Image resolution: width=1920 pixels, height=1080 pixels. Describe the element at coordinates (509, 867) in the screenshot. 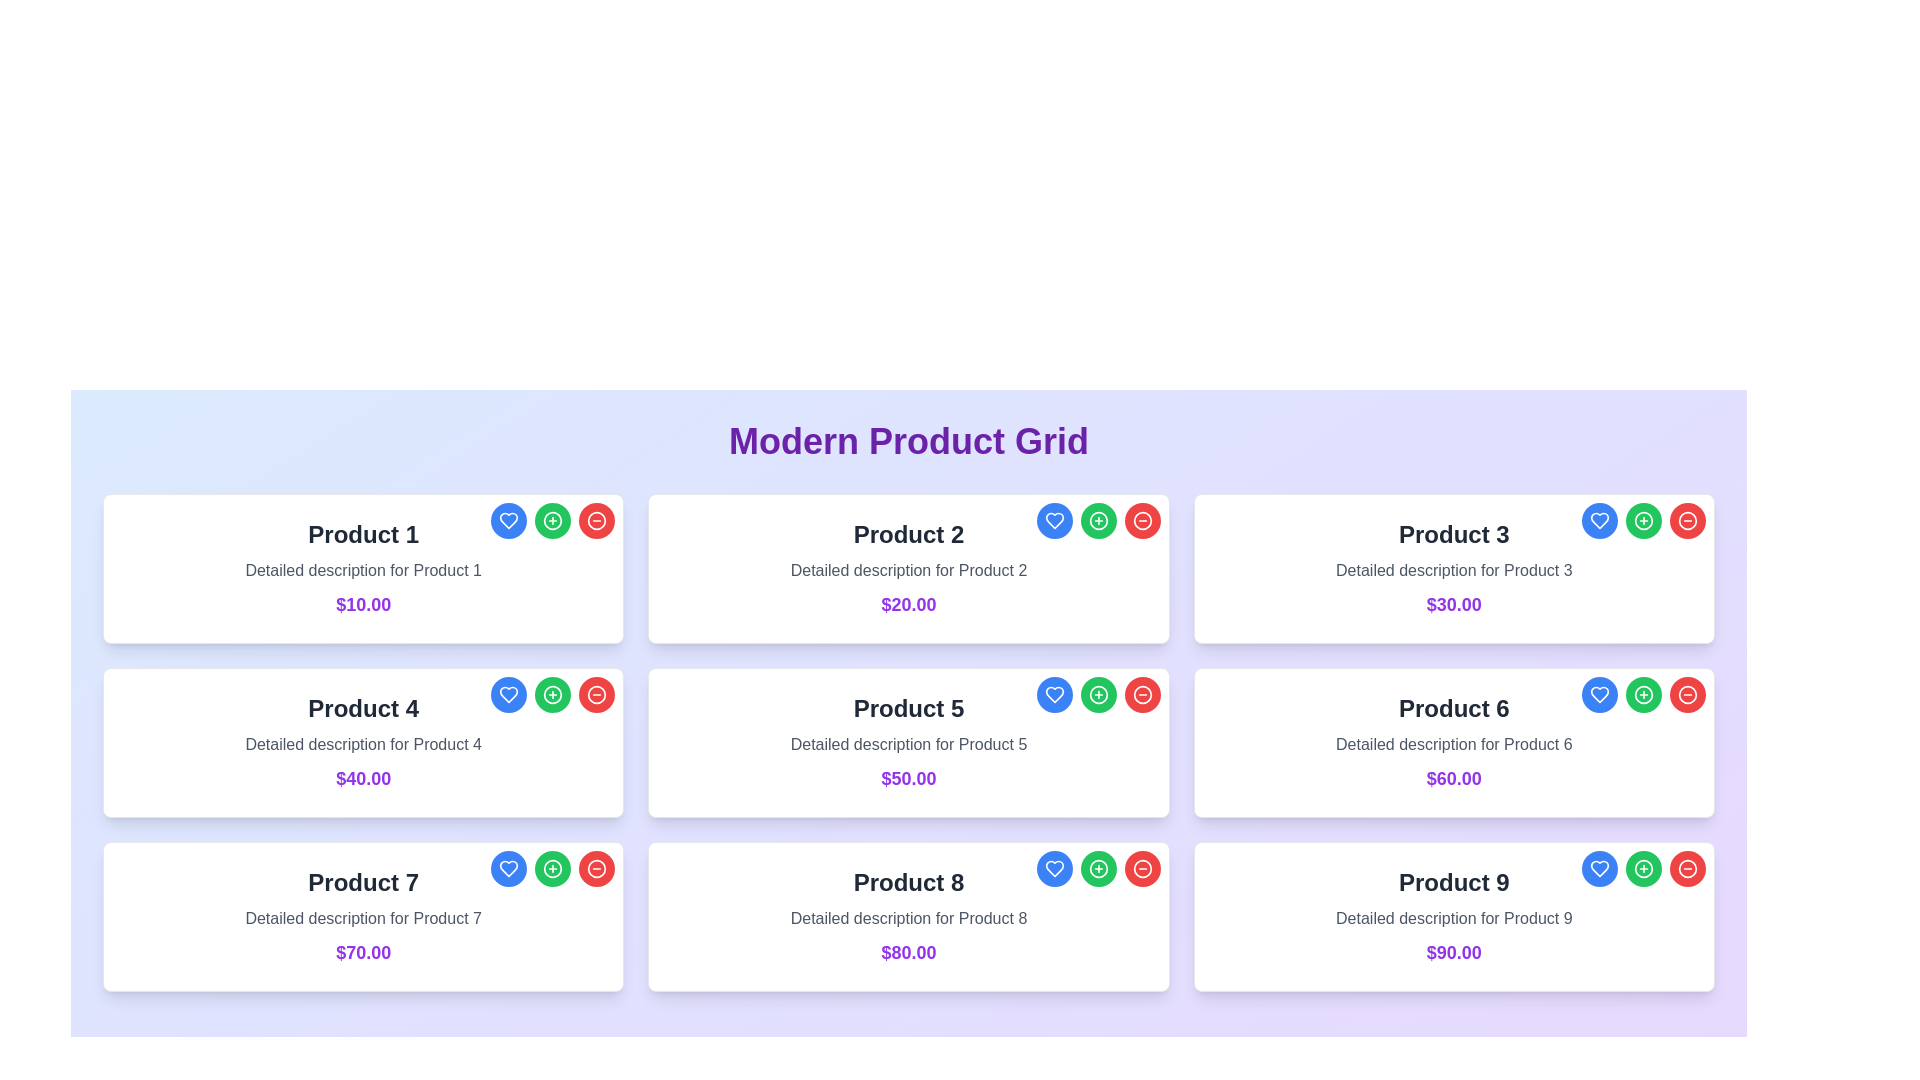

I see `the circular blue button with a white heart icon located at the top-right corner of the 'Product 7' card` at that location.